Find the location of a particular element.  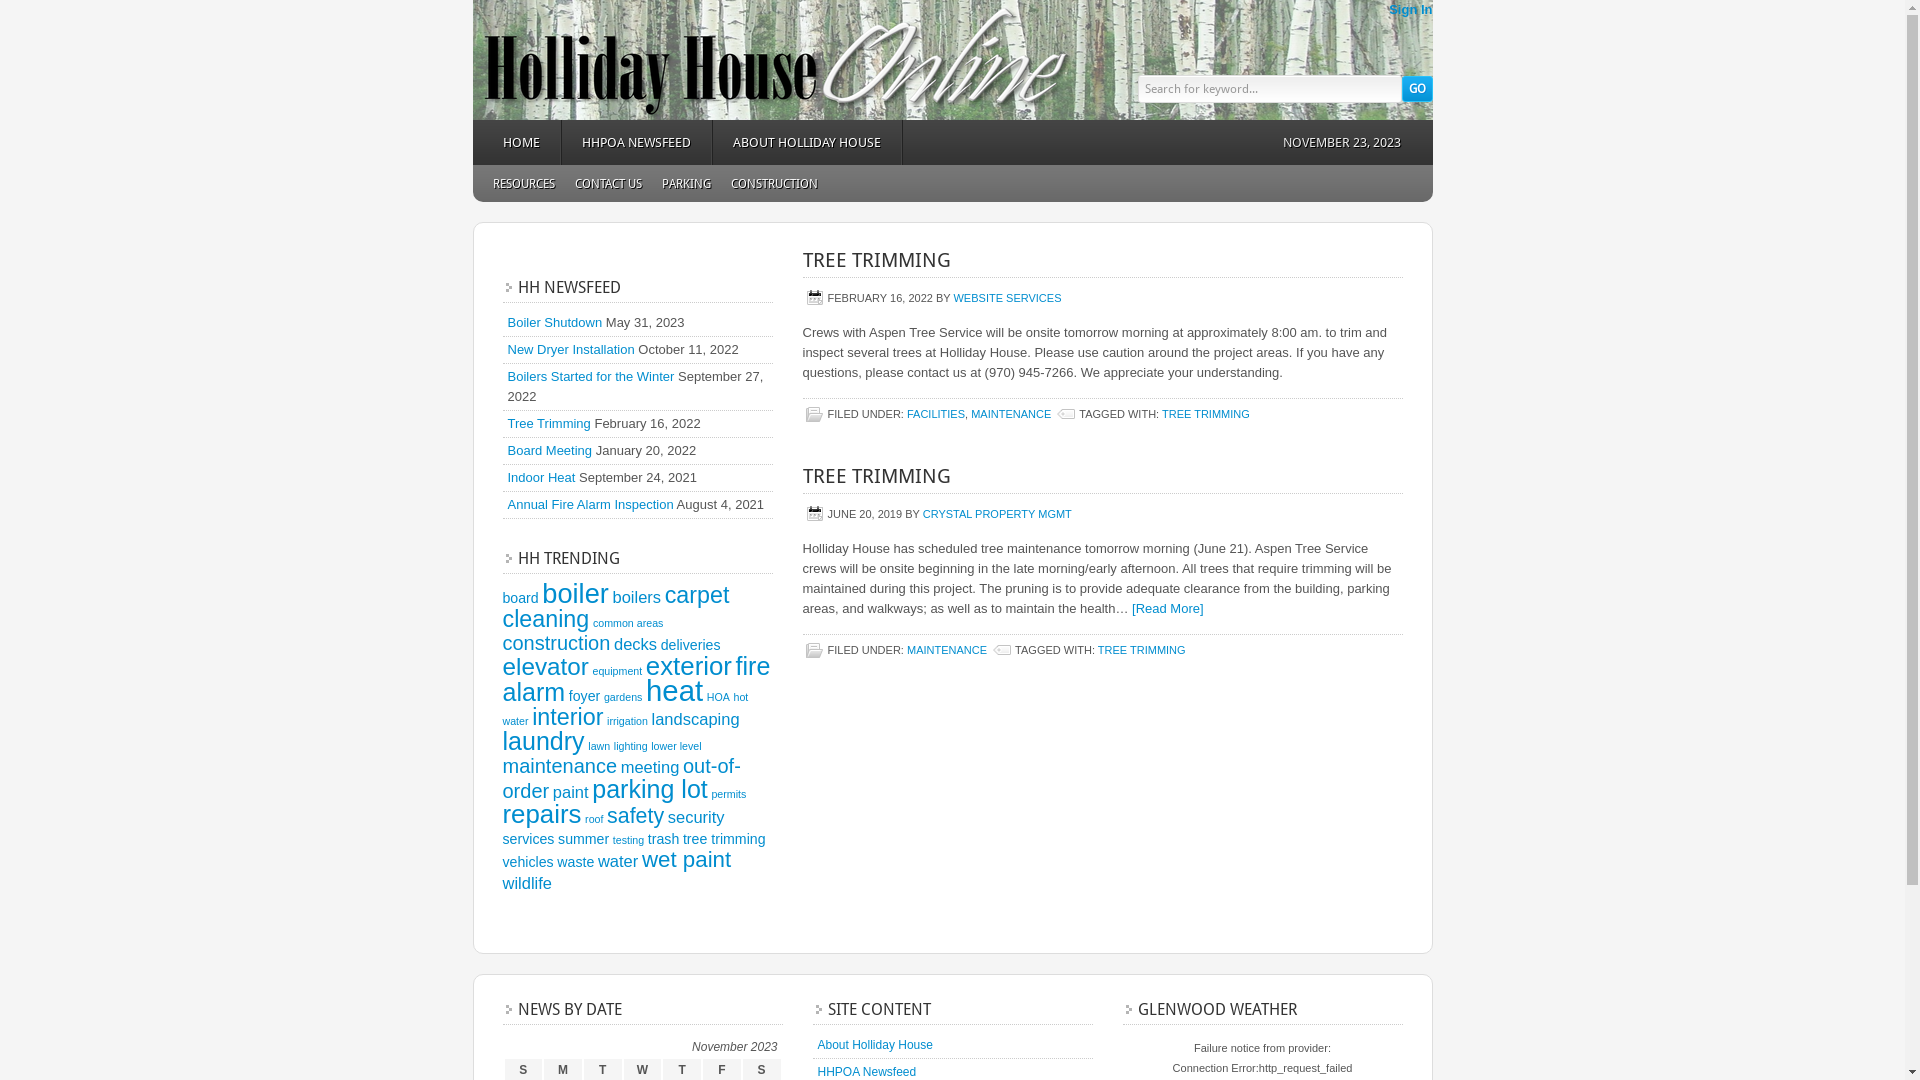

'foyer' is located at coordinates (583, 694).